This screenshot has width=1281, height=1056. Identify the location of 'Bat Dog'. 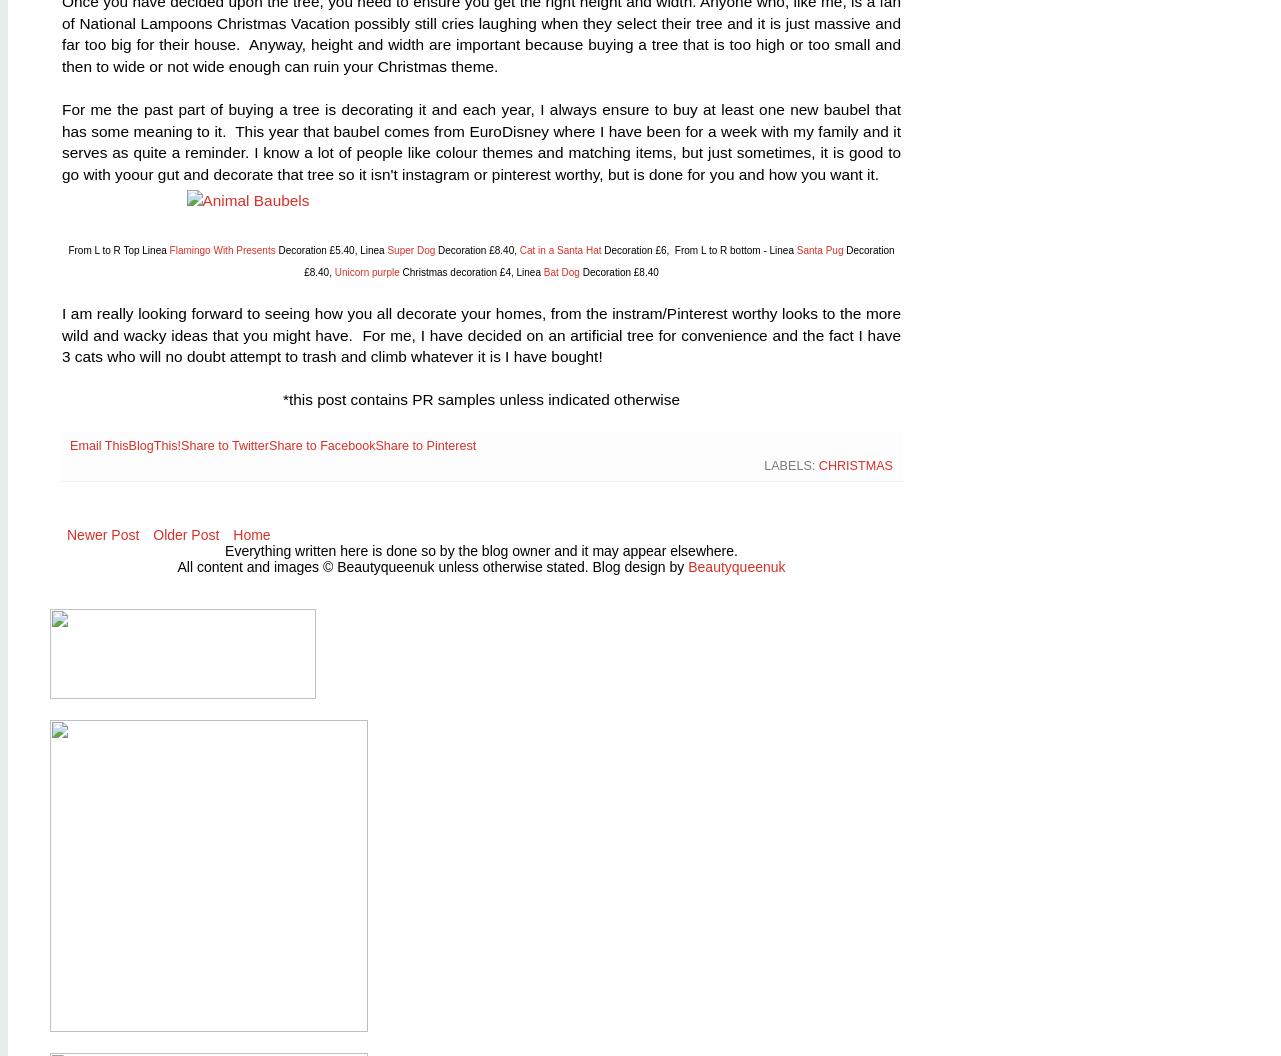
(560, 272).